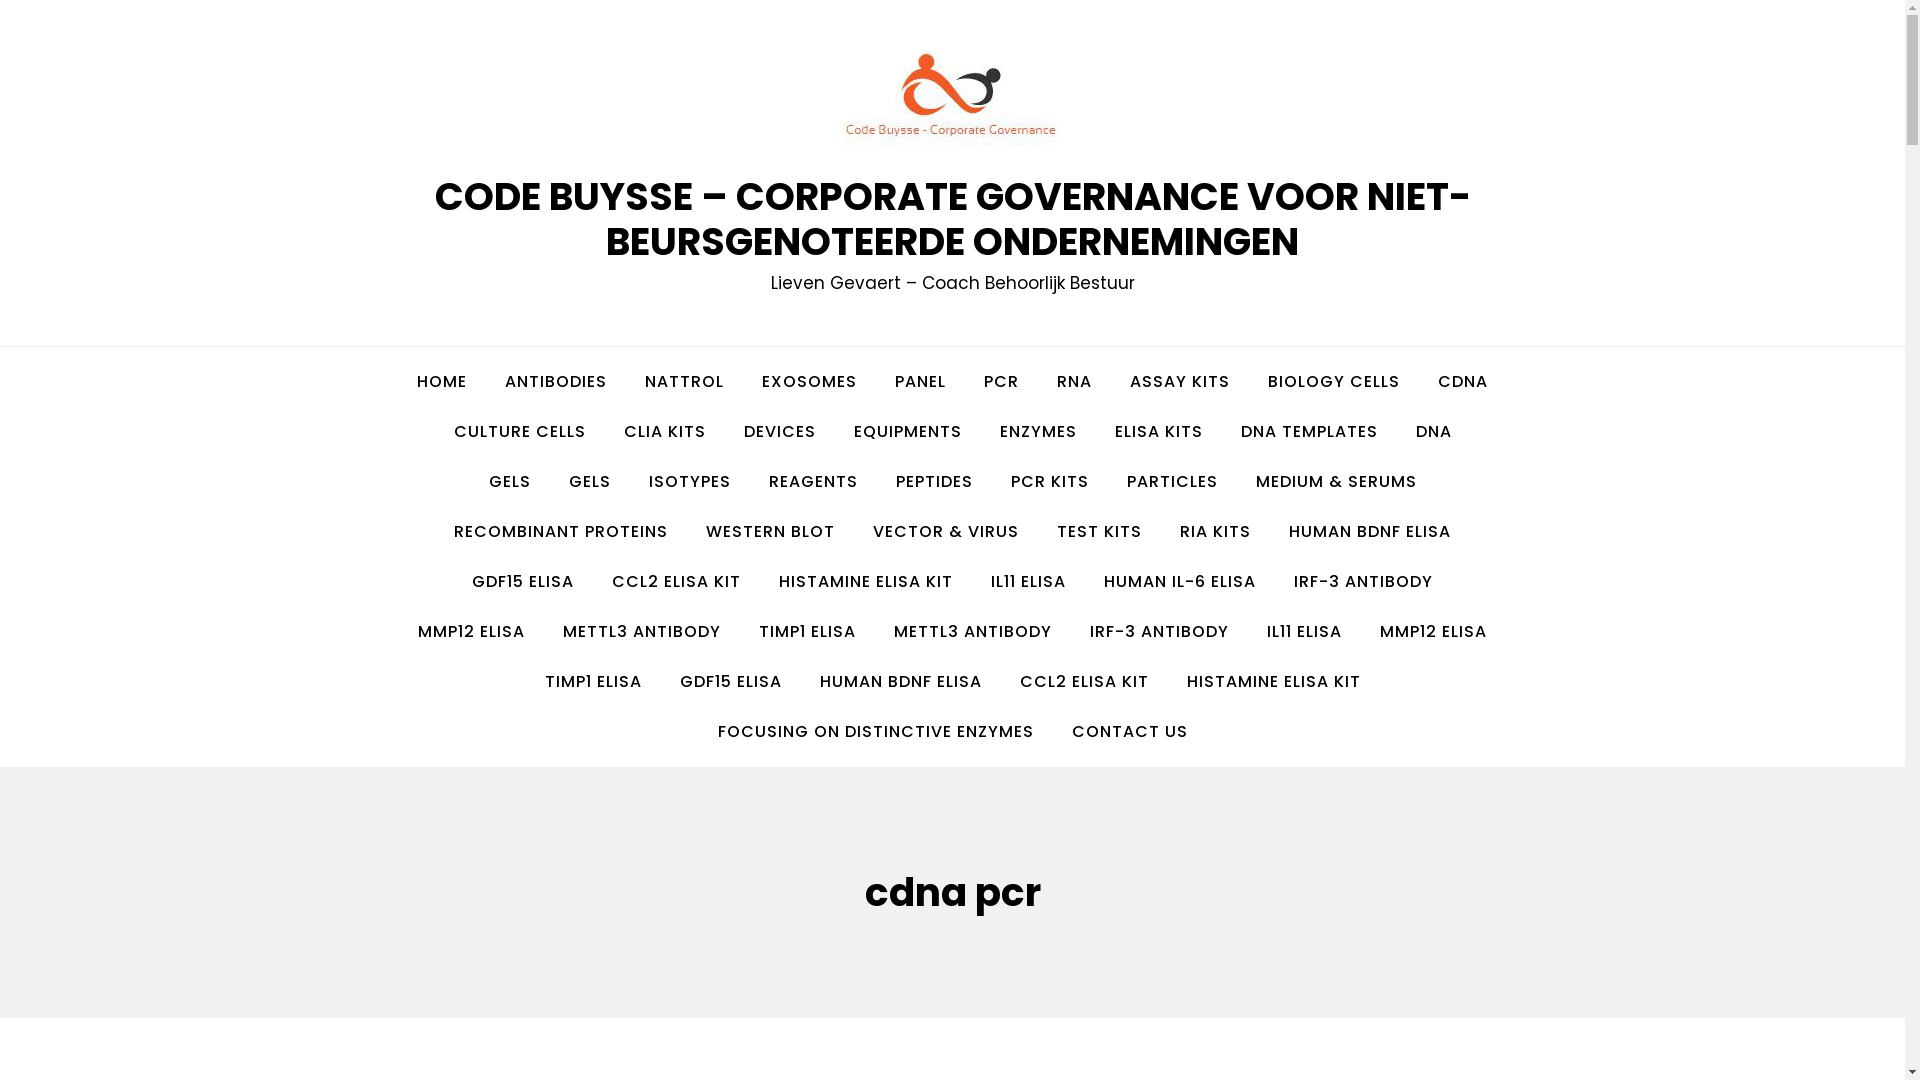 Image resolution: width=1920 pixels, height=1080 pixels. What do you see at coordinates (944, 531) in the screenshot?
I see `'VECTOR & VIRUS'` at bounding box center [944, 531].